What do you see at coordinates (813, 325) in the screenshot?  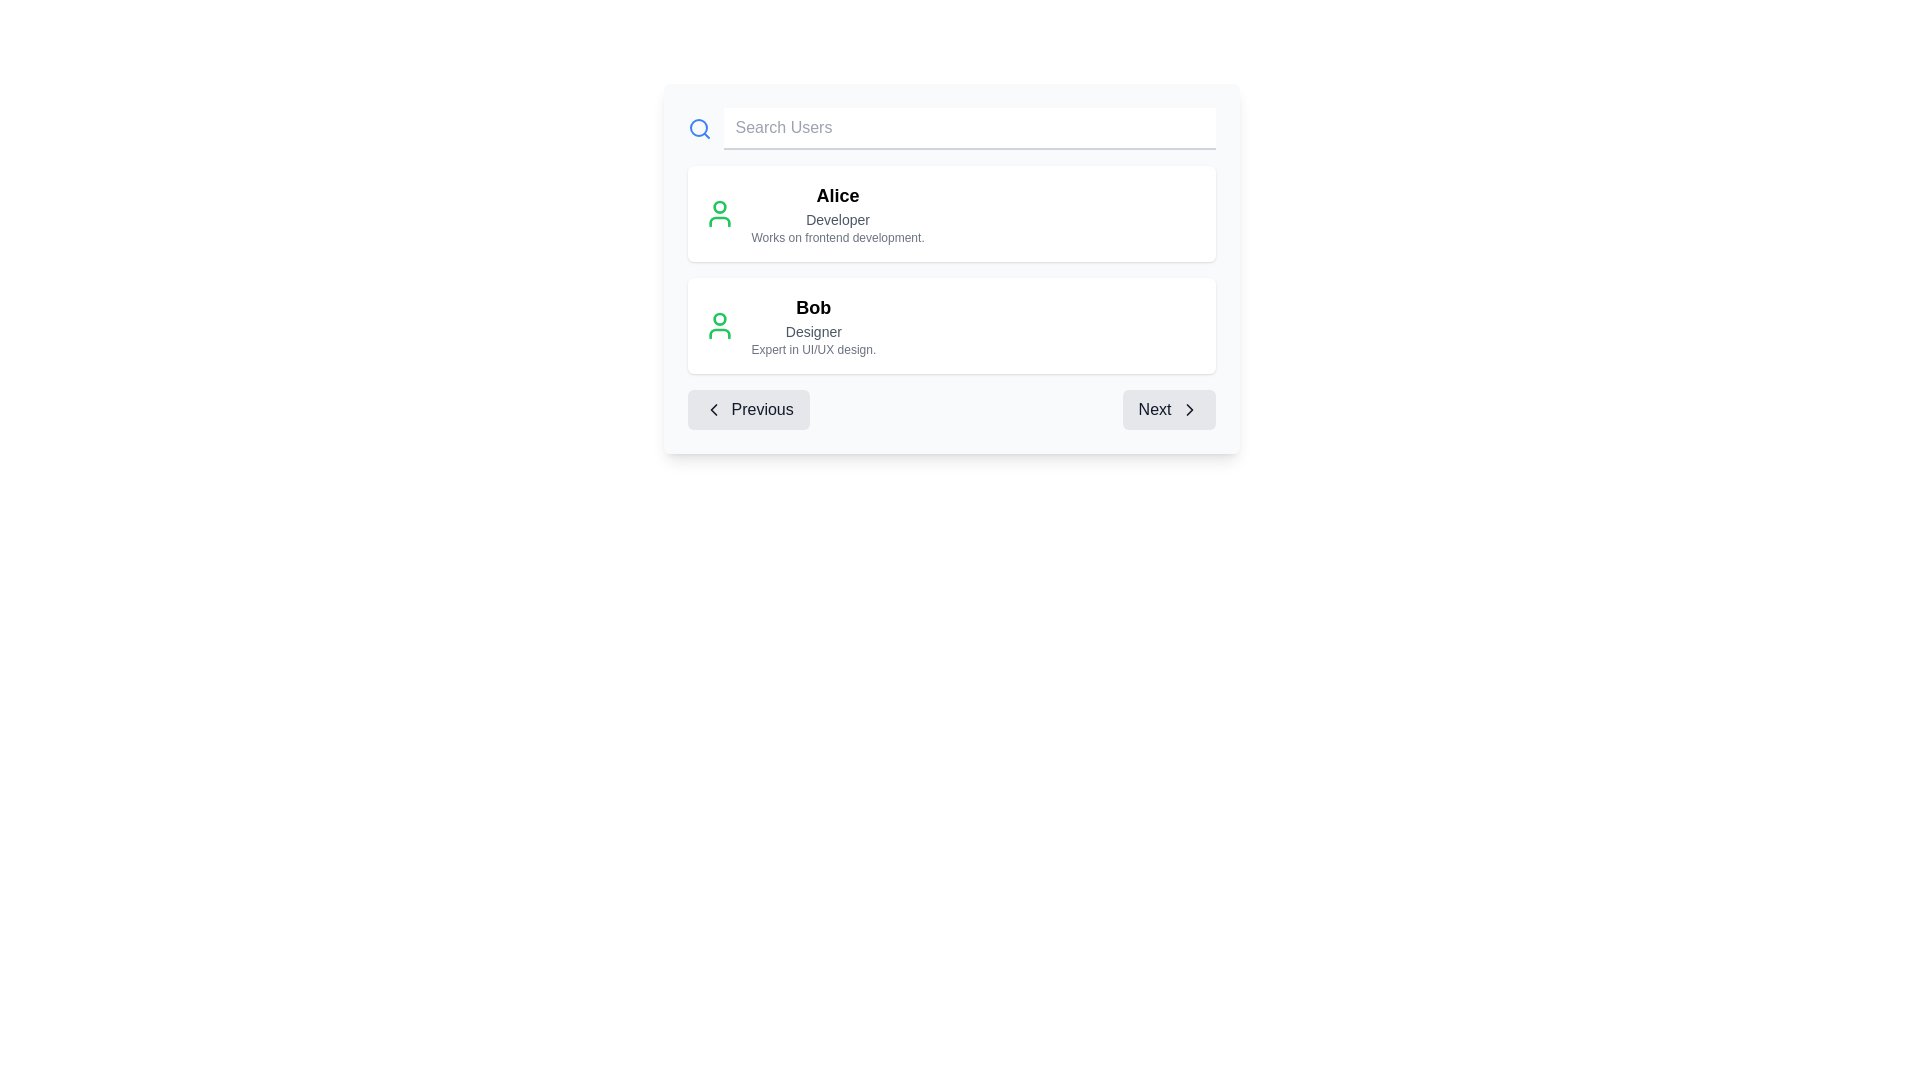 I see `user profile information displayed in the informational text located immediately beneath the entry labeled 'Alice - Developer' in the center of the interface` at bounding box center [813, 325].